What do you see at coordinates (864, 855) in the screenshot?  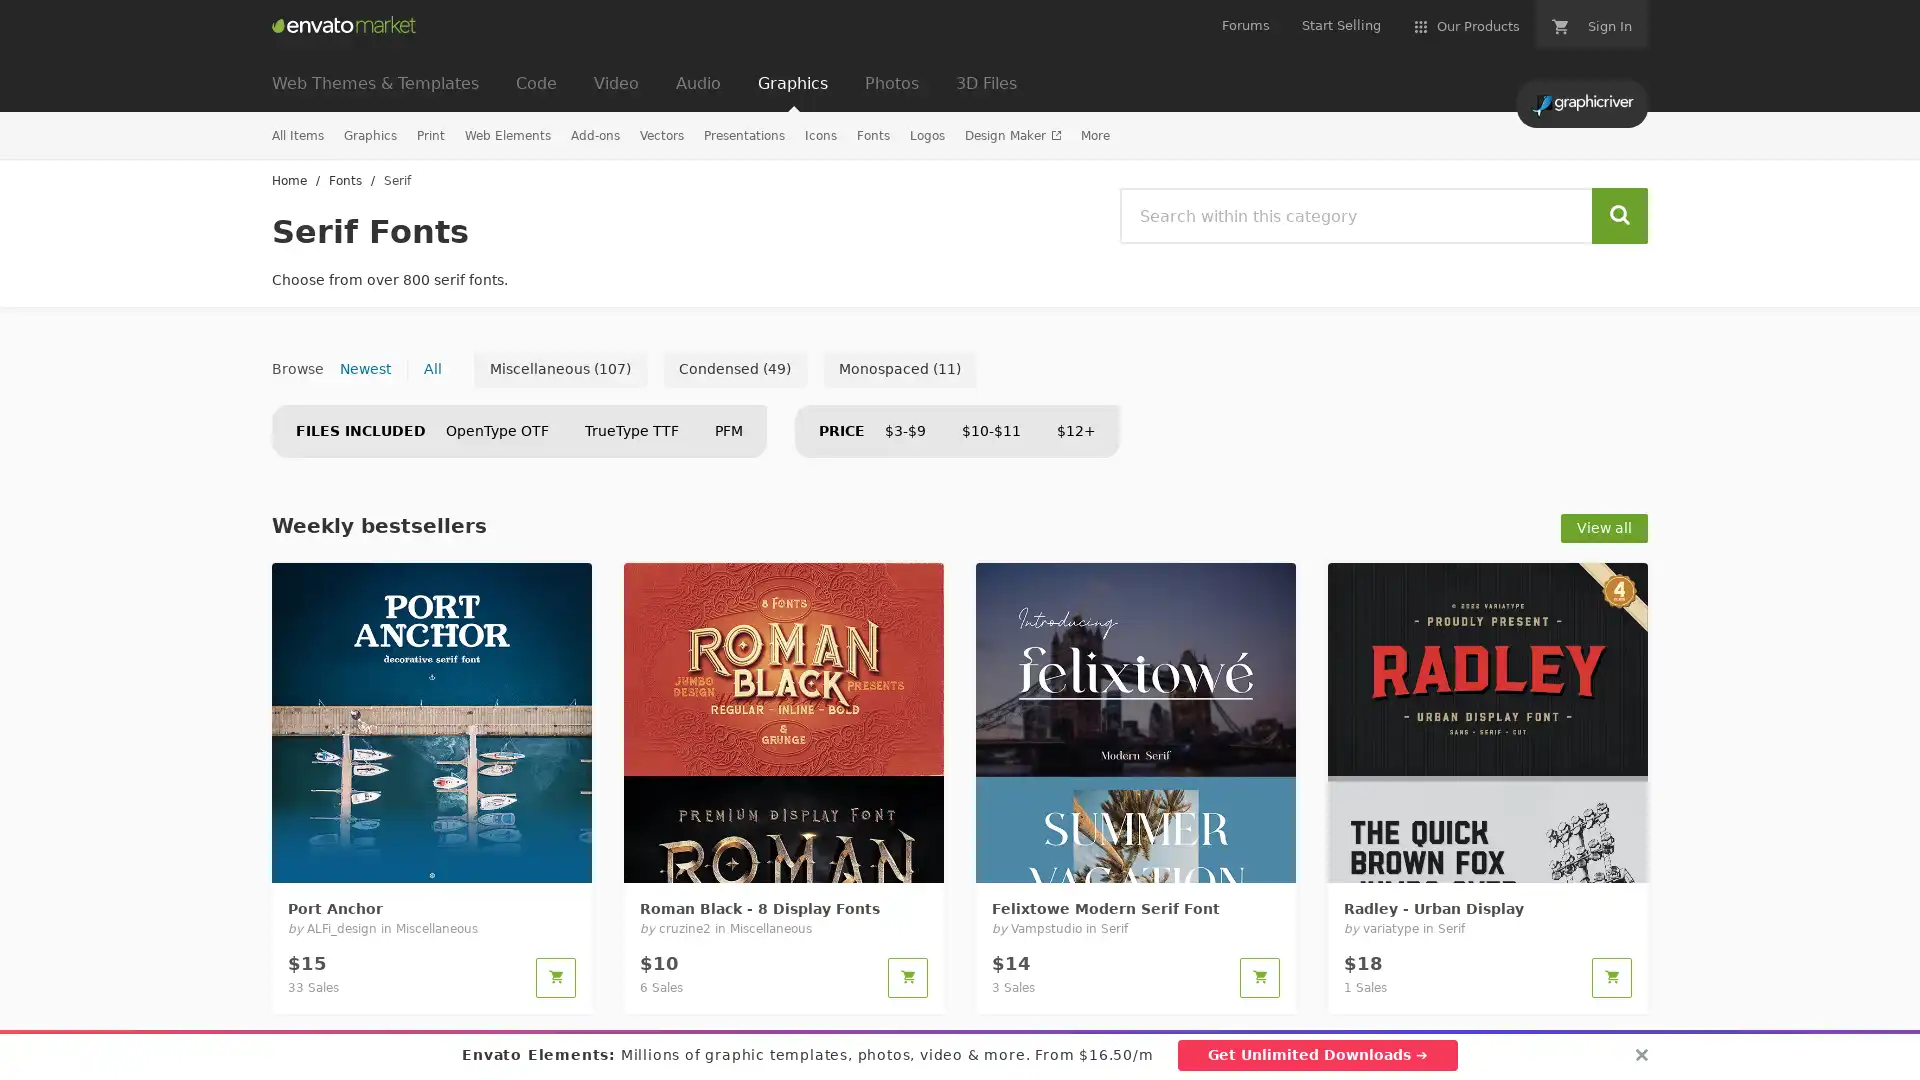 I see `Add to collection` at bounding box center [864, 855].